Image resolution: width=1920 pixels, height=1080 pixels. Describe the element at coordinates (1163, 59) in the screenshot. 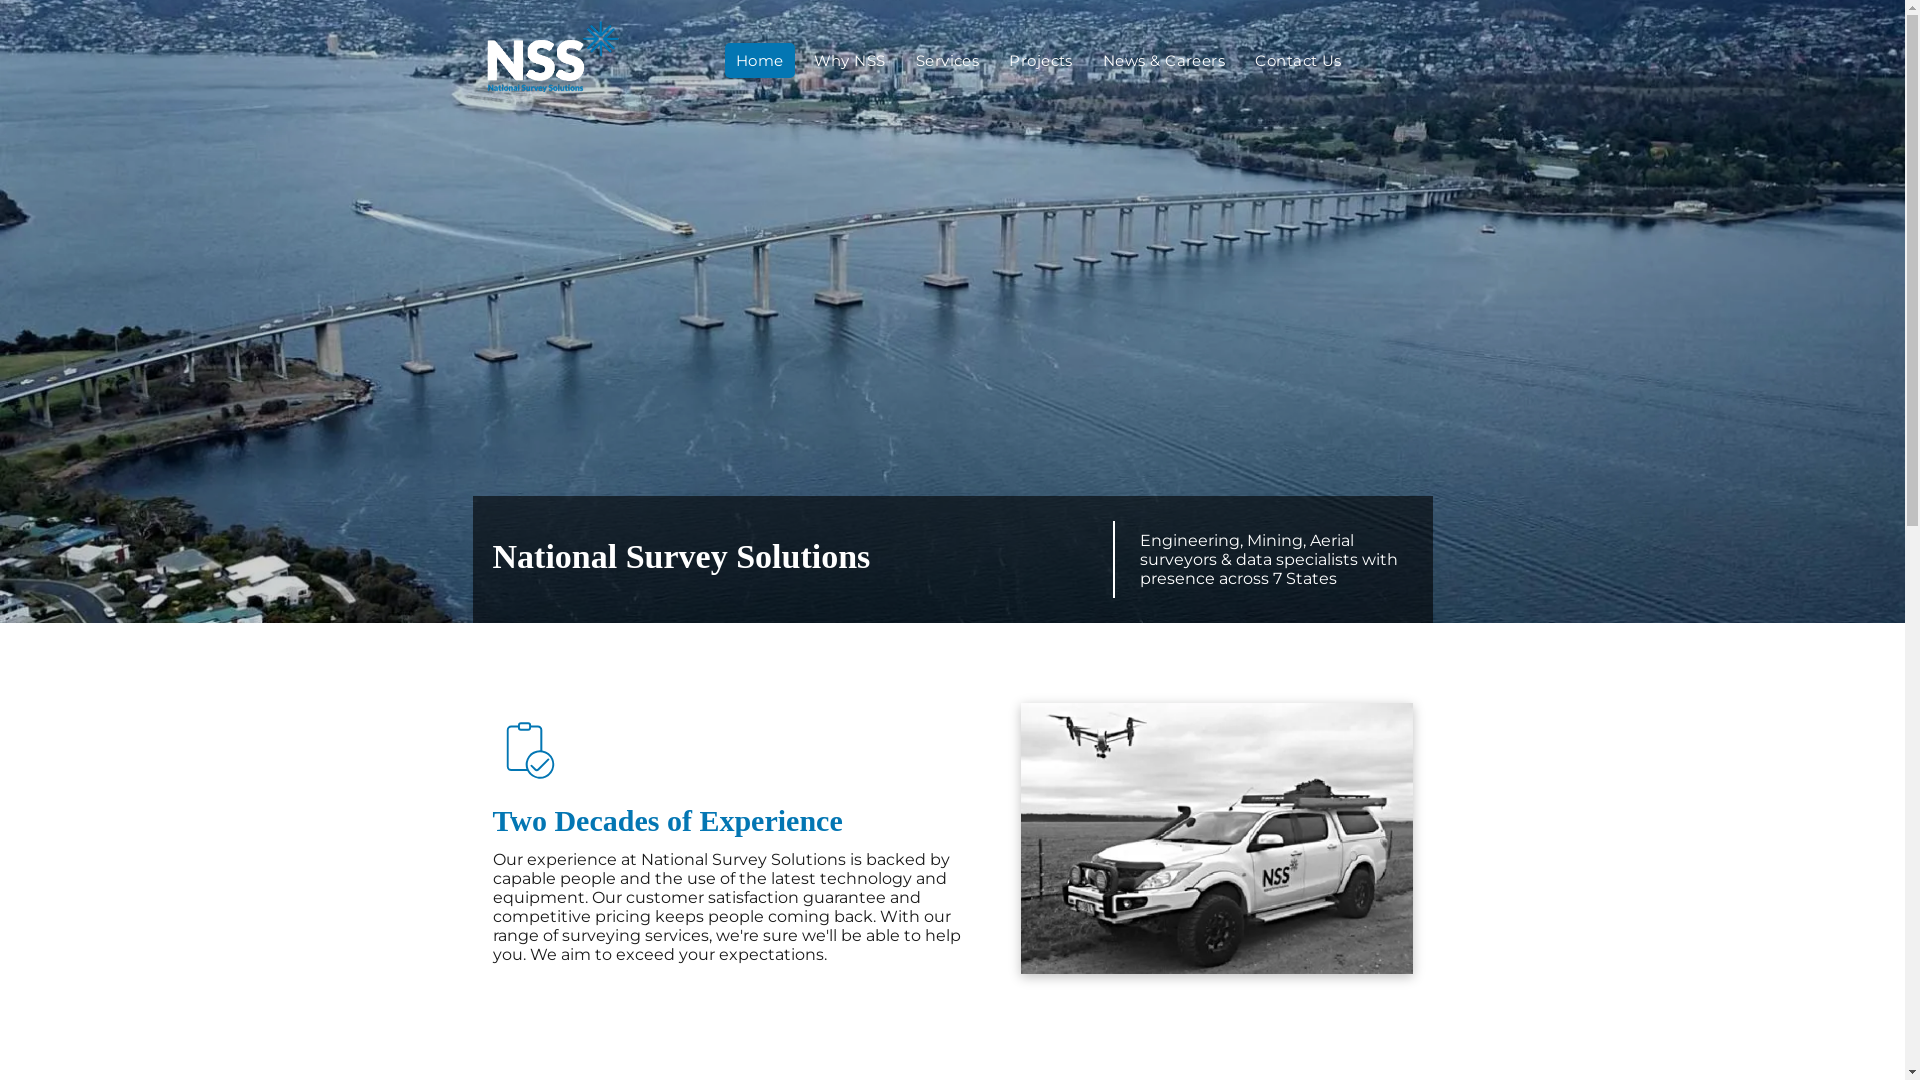

I see `'News & Careers'` at that location.